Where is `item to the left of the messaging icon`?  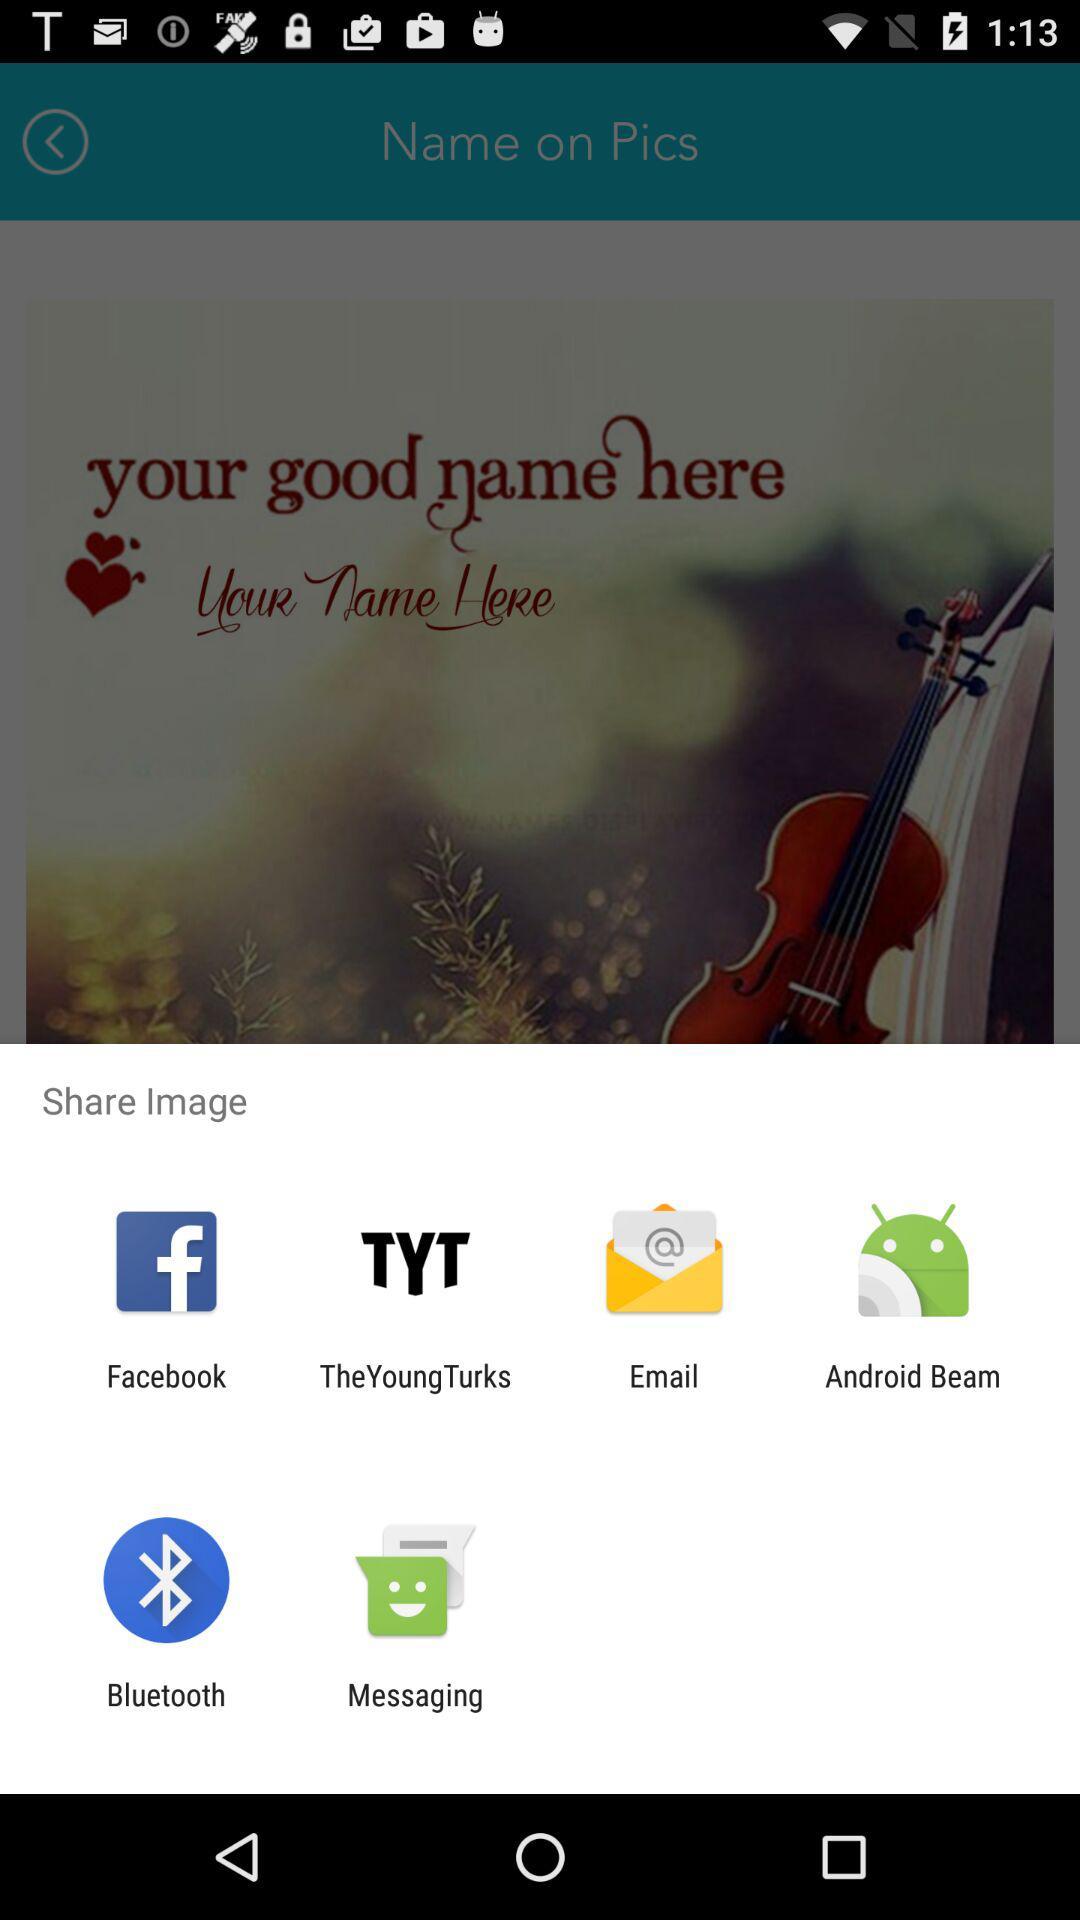 item to the left of the messaging icon is located at coordinates (165, 1711).